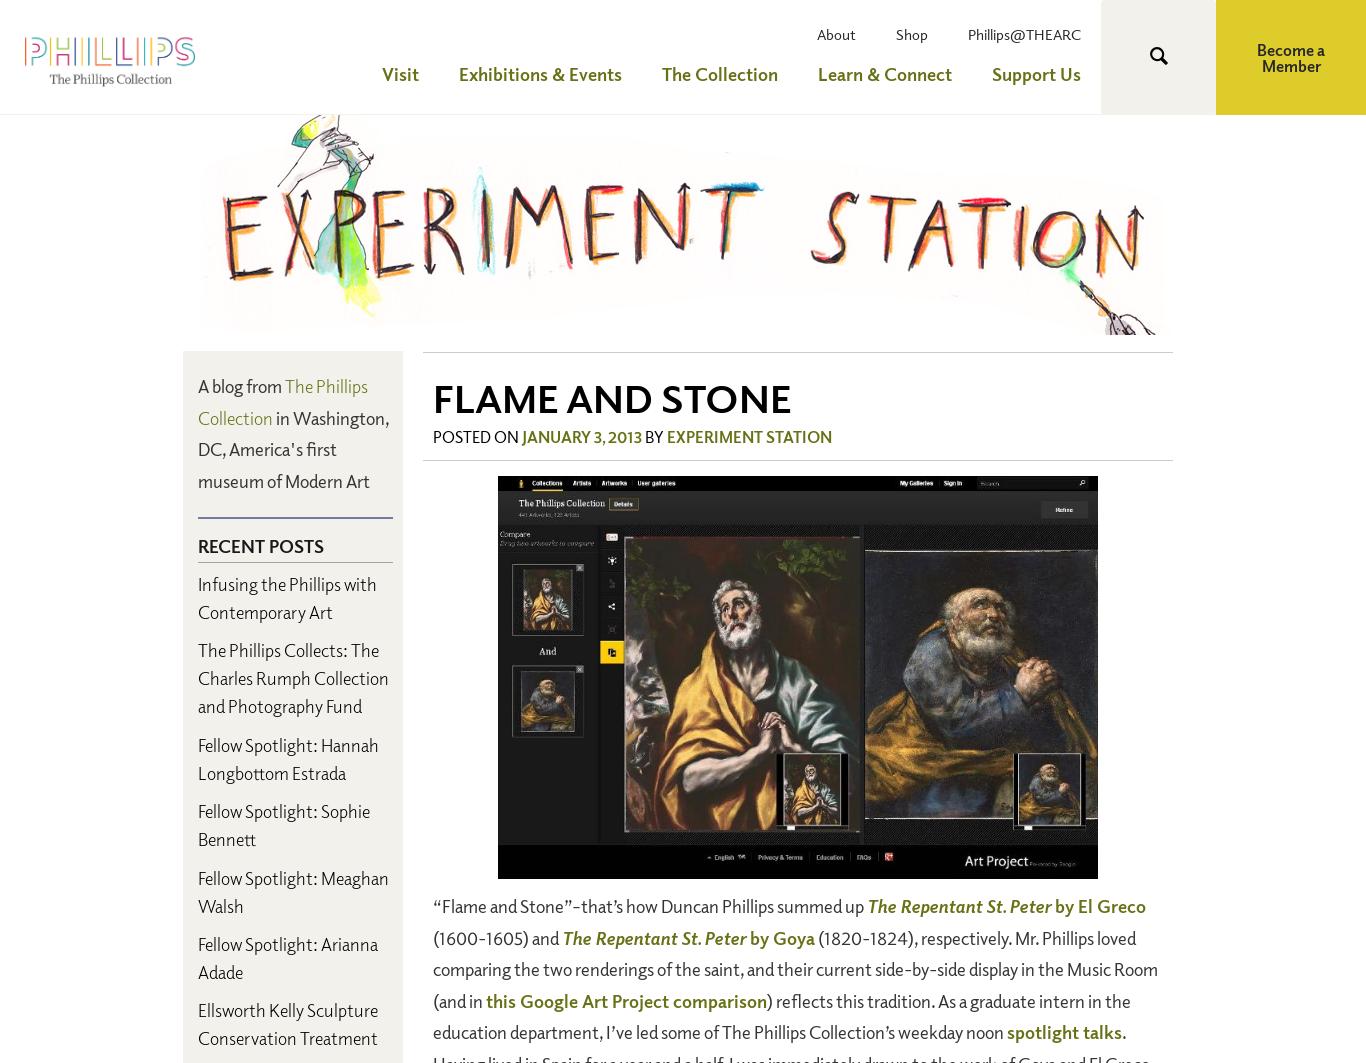 Image resolution: width=1366 pixels, height=1063 pixels. I want to click on 'Exhibitions & Events', so click(540, 73).